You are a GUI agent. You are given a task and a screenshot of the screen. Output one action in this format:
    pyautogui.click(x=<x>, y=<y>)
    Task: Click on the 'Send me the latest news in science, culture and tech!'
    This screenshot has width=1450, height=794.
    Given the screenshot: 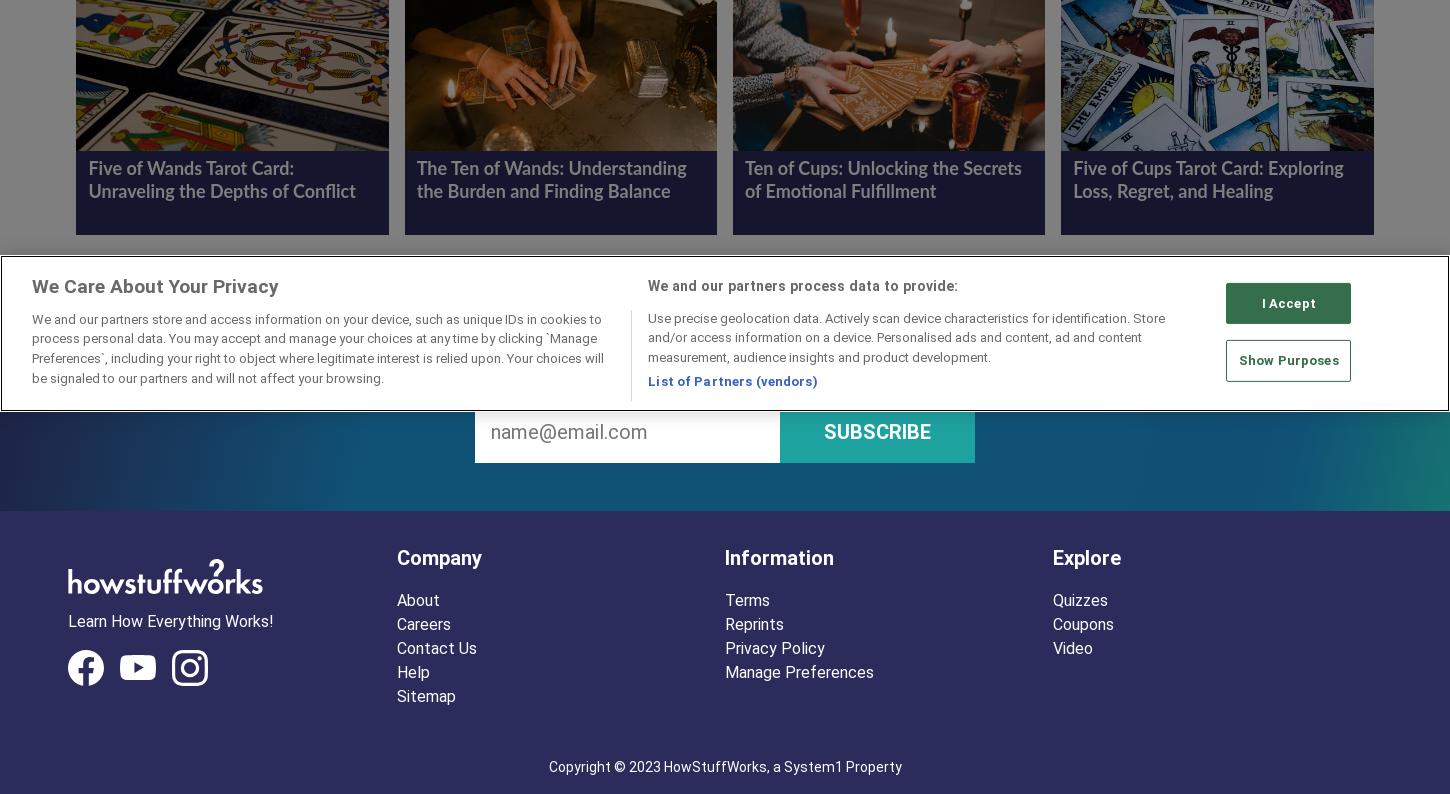 What is the action you would take?
    pyautogui.click(x=725, y=373)
    